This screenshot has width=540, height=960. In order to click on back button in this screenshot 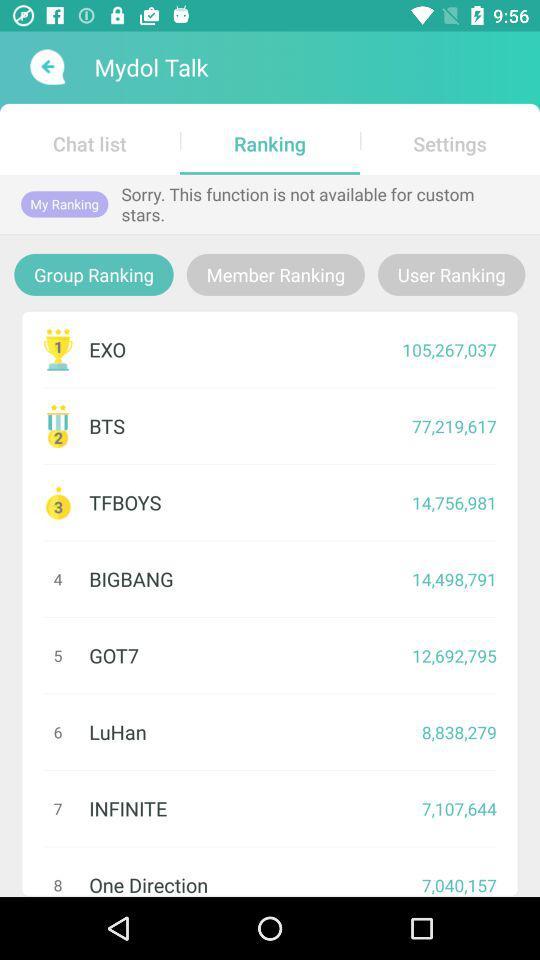, I will do `click(45, 67)`.